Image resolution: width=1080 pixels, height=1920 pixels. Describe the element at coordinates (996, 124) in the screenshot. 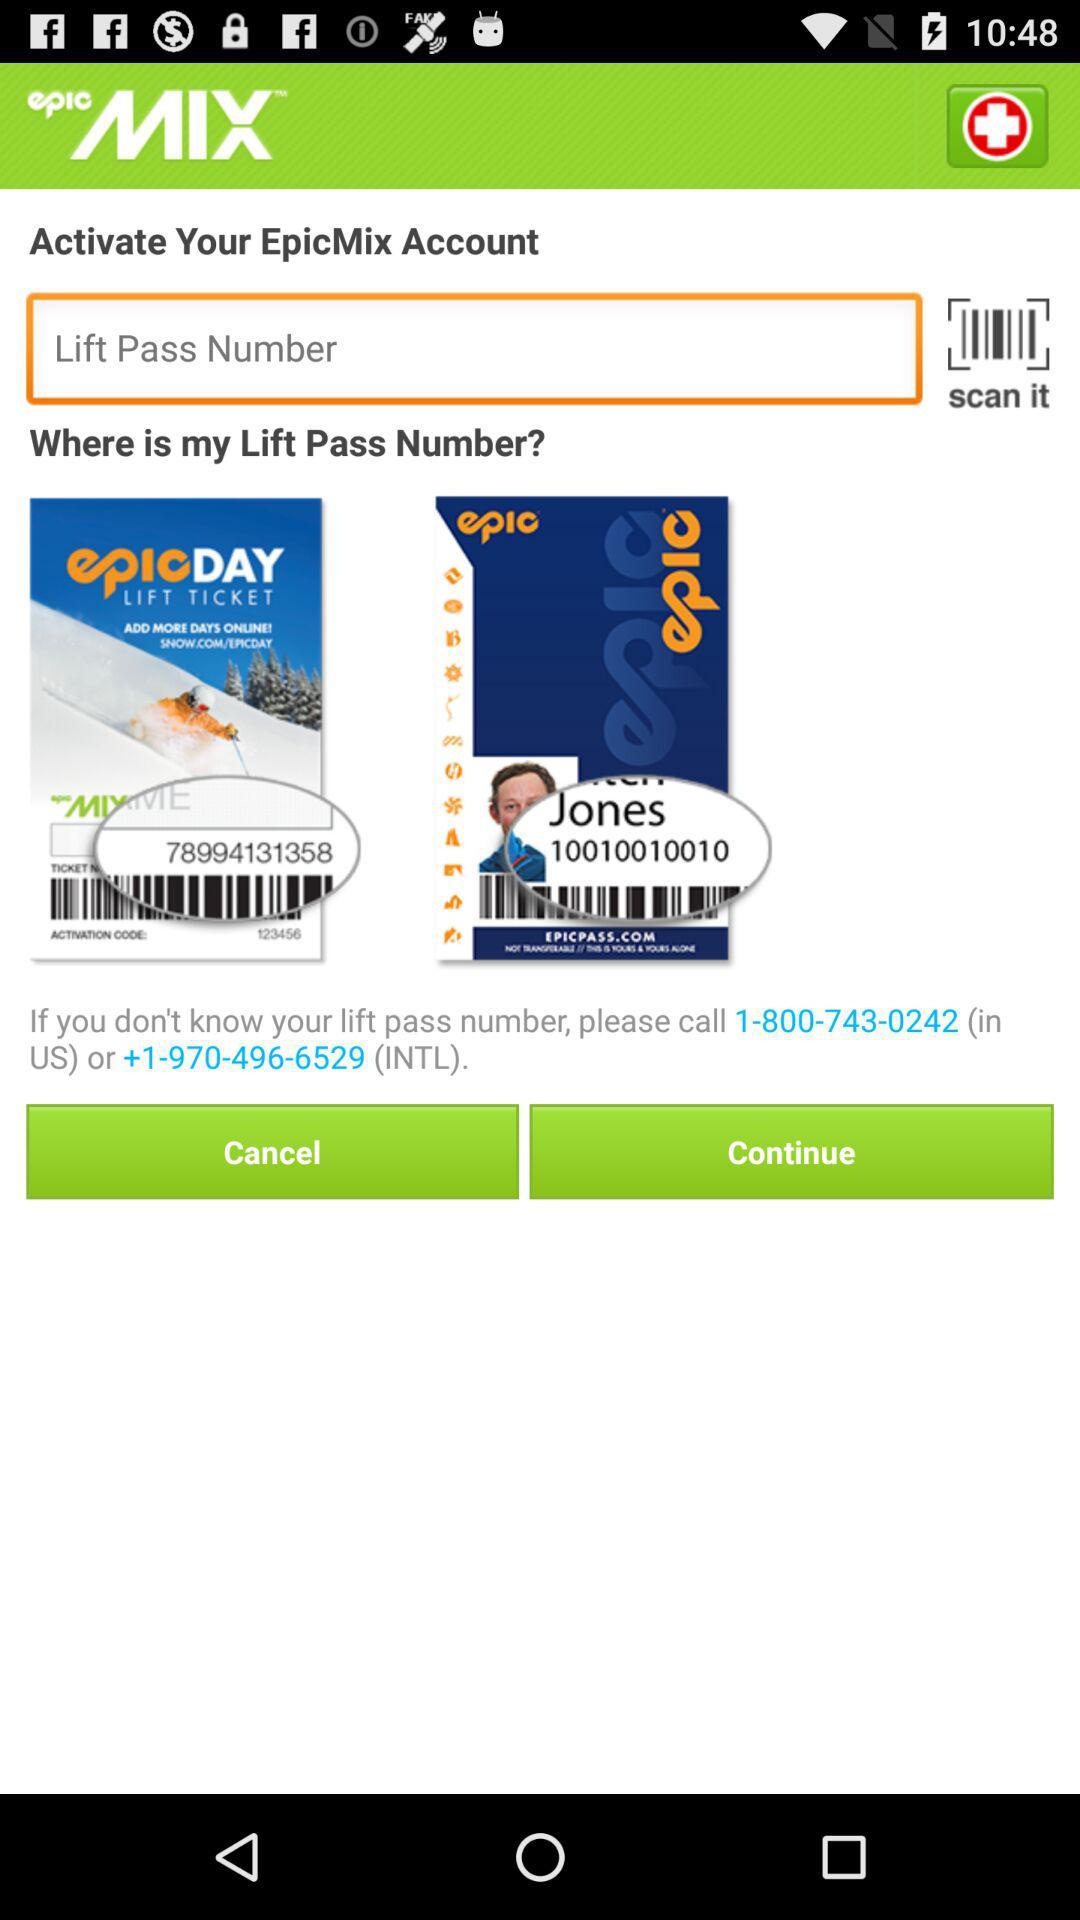

I see `the icon above activate your epicmix item` at that location.